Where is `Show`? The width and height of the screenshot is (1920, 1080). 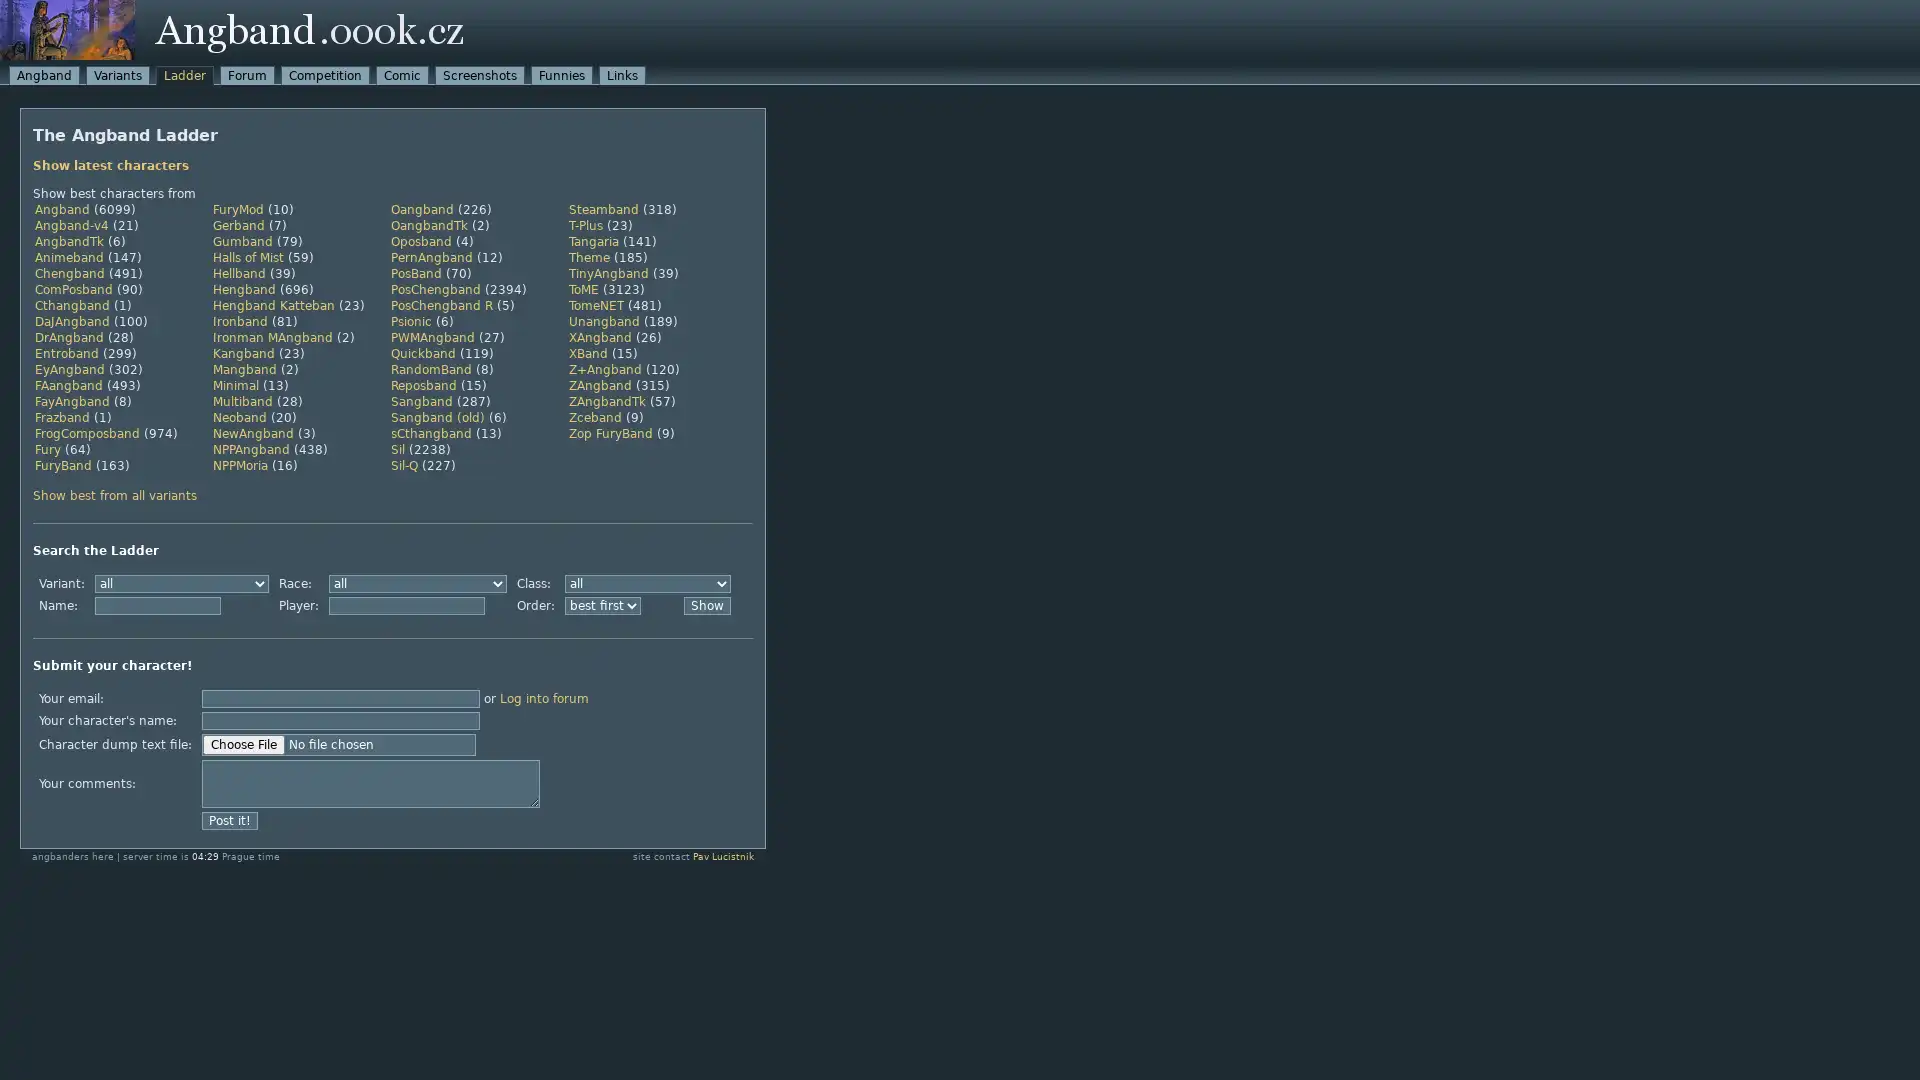 Show is located at coordinates (707, 604).